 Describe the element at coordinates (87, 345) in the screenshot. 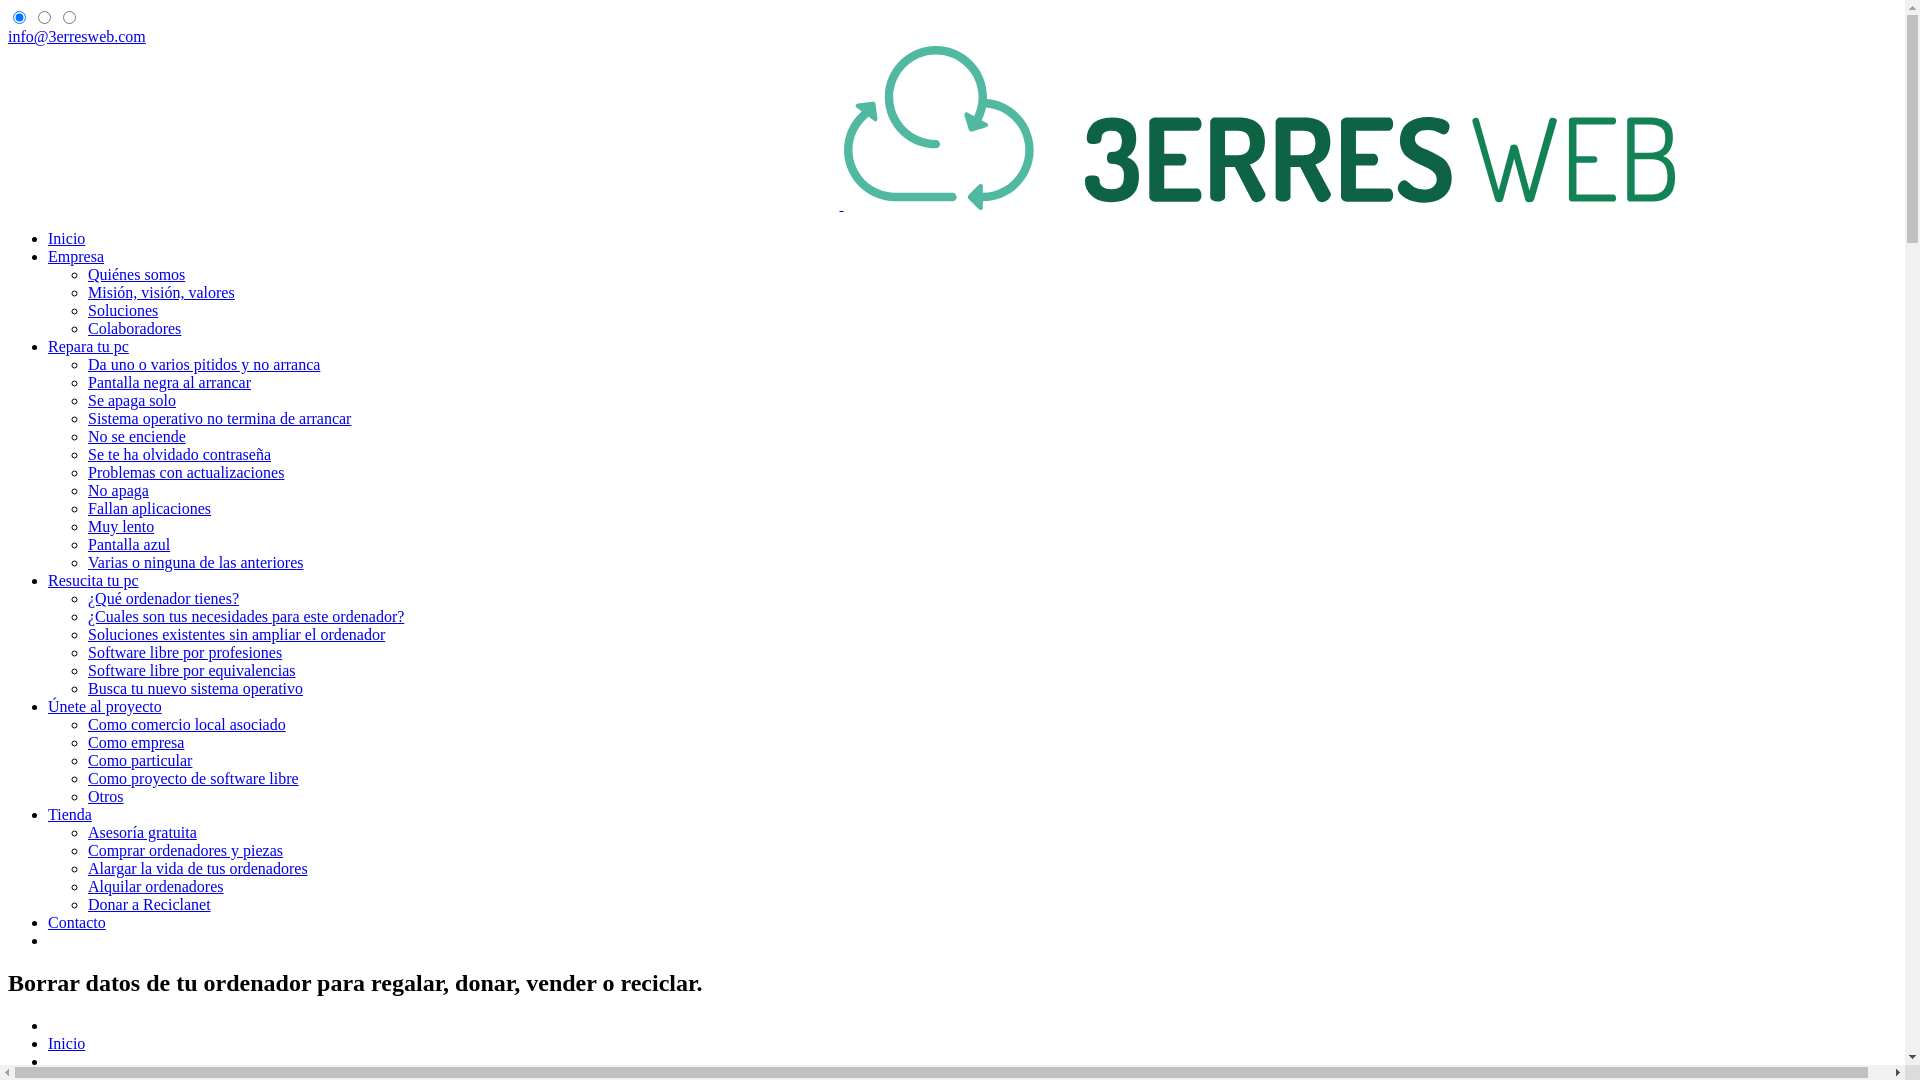

I see `'Repara tu pc'` at that location.